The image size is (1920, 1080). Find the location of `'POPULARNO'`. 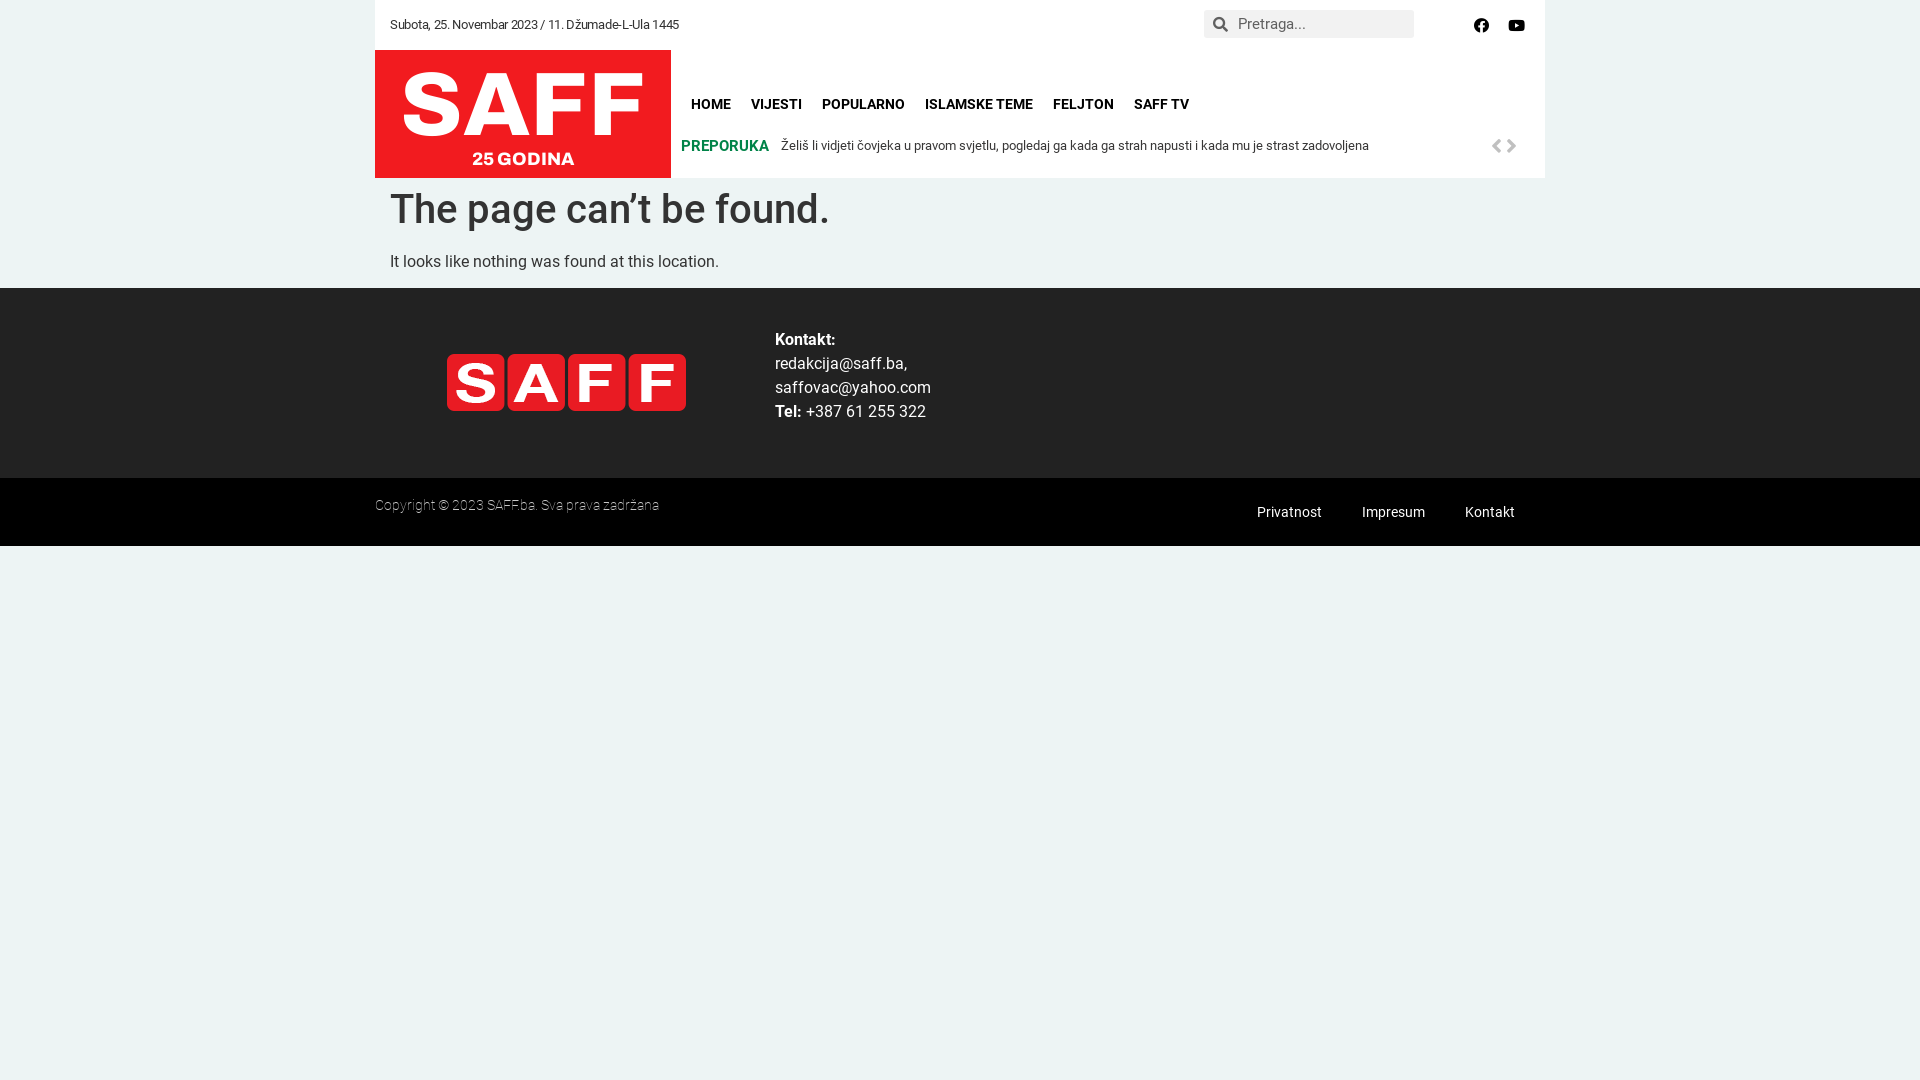

'POPULARNO' is located at coordinates (863, 104).